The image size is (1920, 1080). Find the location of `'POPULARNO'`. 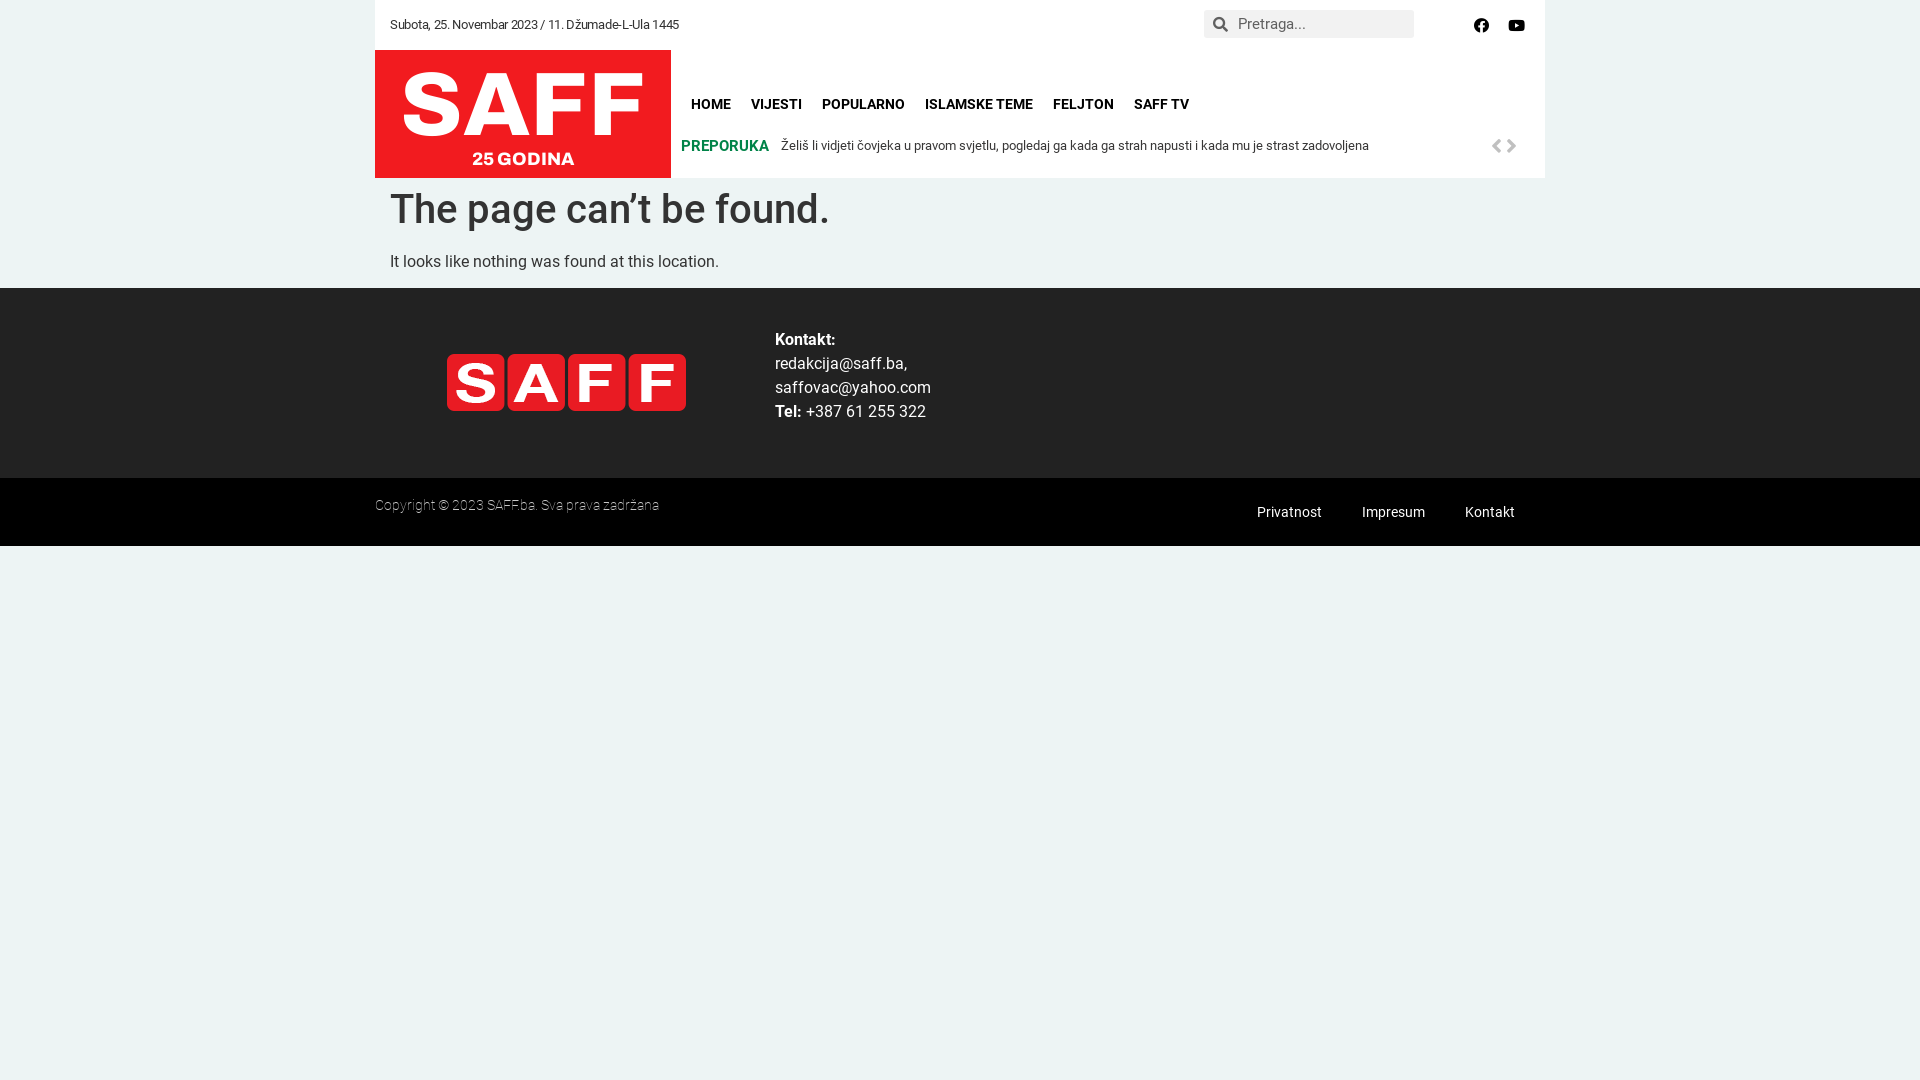

'POPULARNO' is located at coordinates (863, 104).